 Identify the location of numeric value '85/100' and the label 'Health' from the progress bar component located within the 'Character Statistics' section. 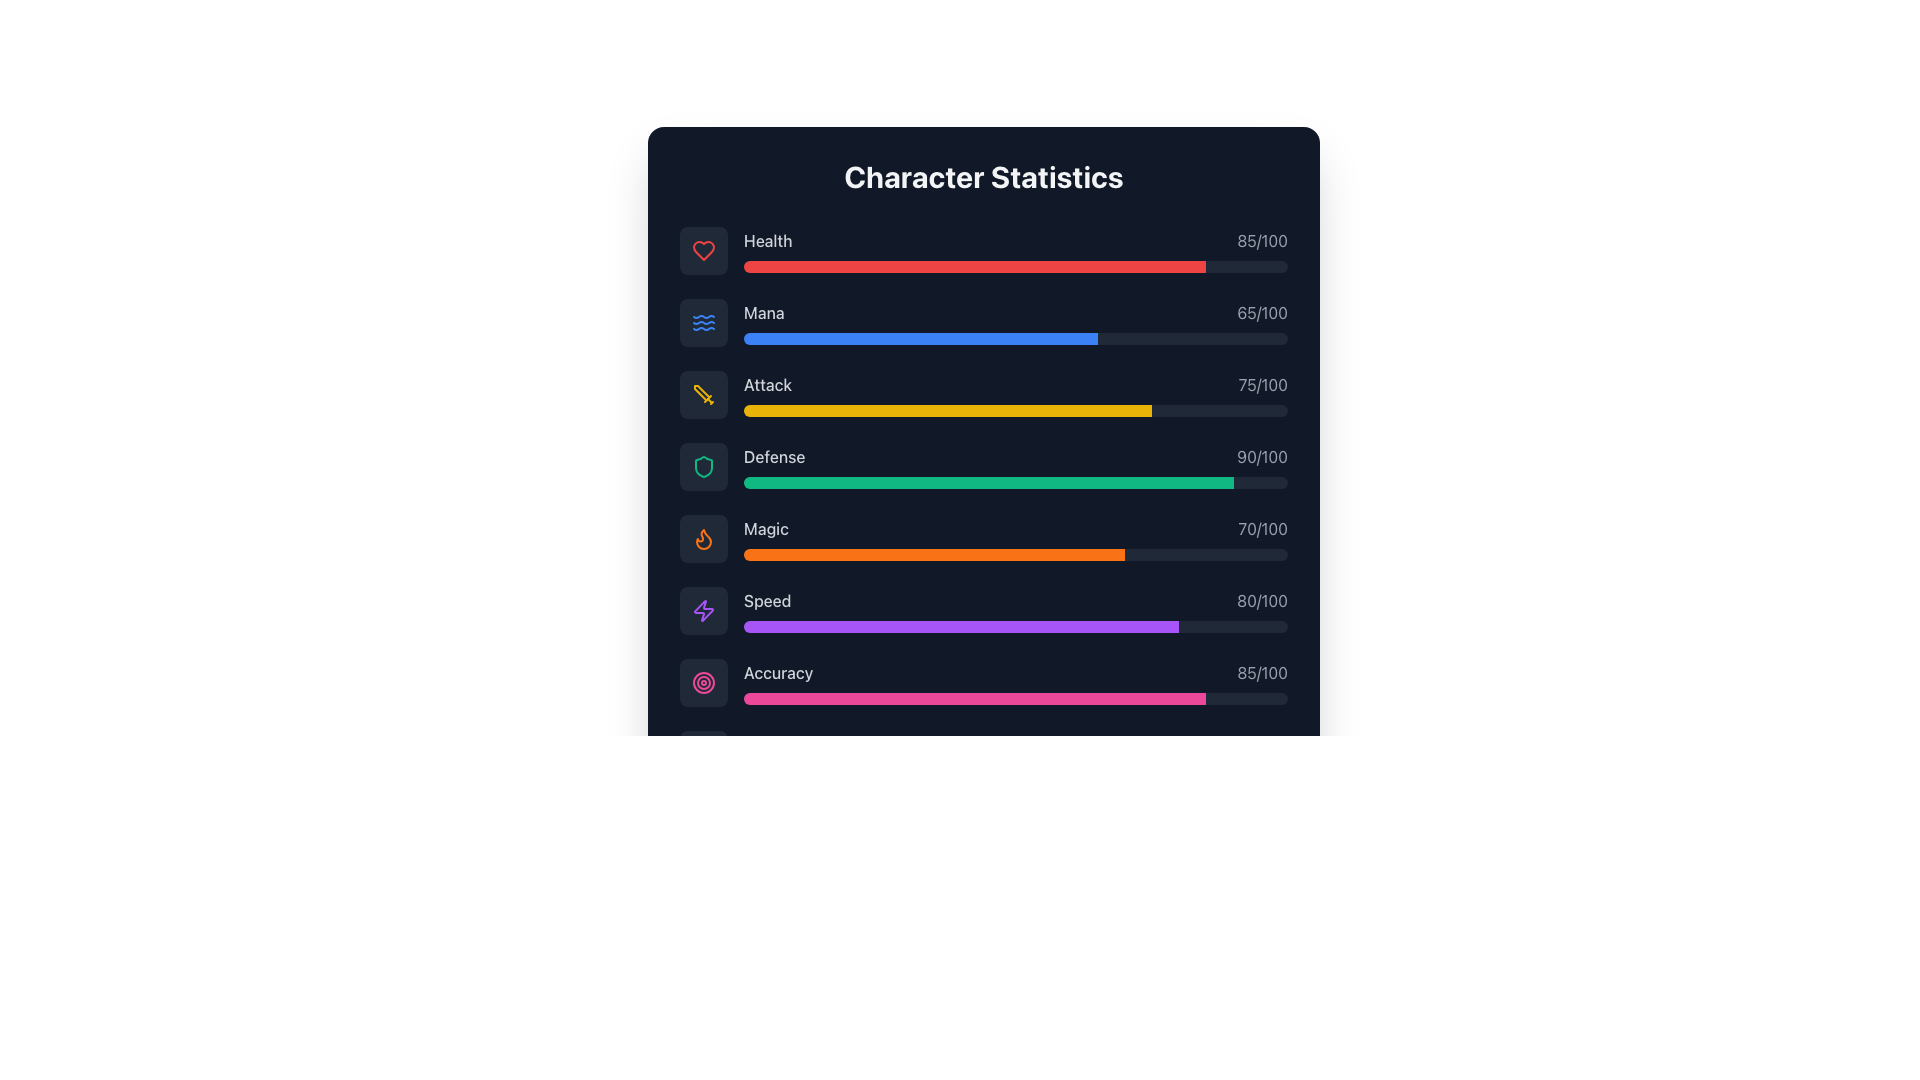
(983, 249).